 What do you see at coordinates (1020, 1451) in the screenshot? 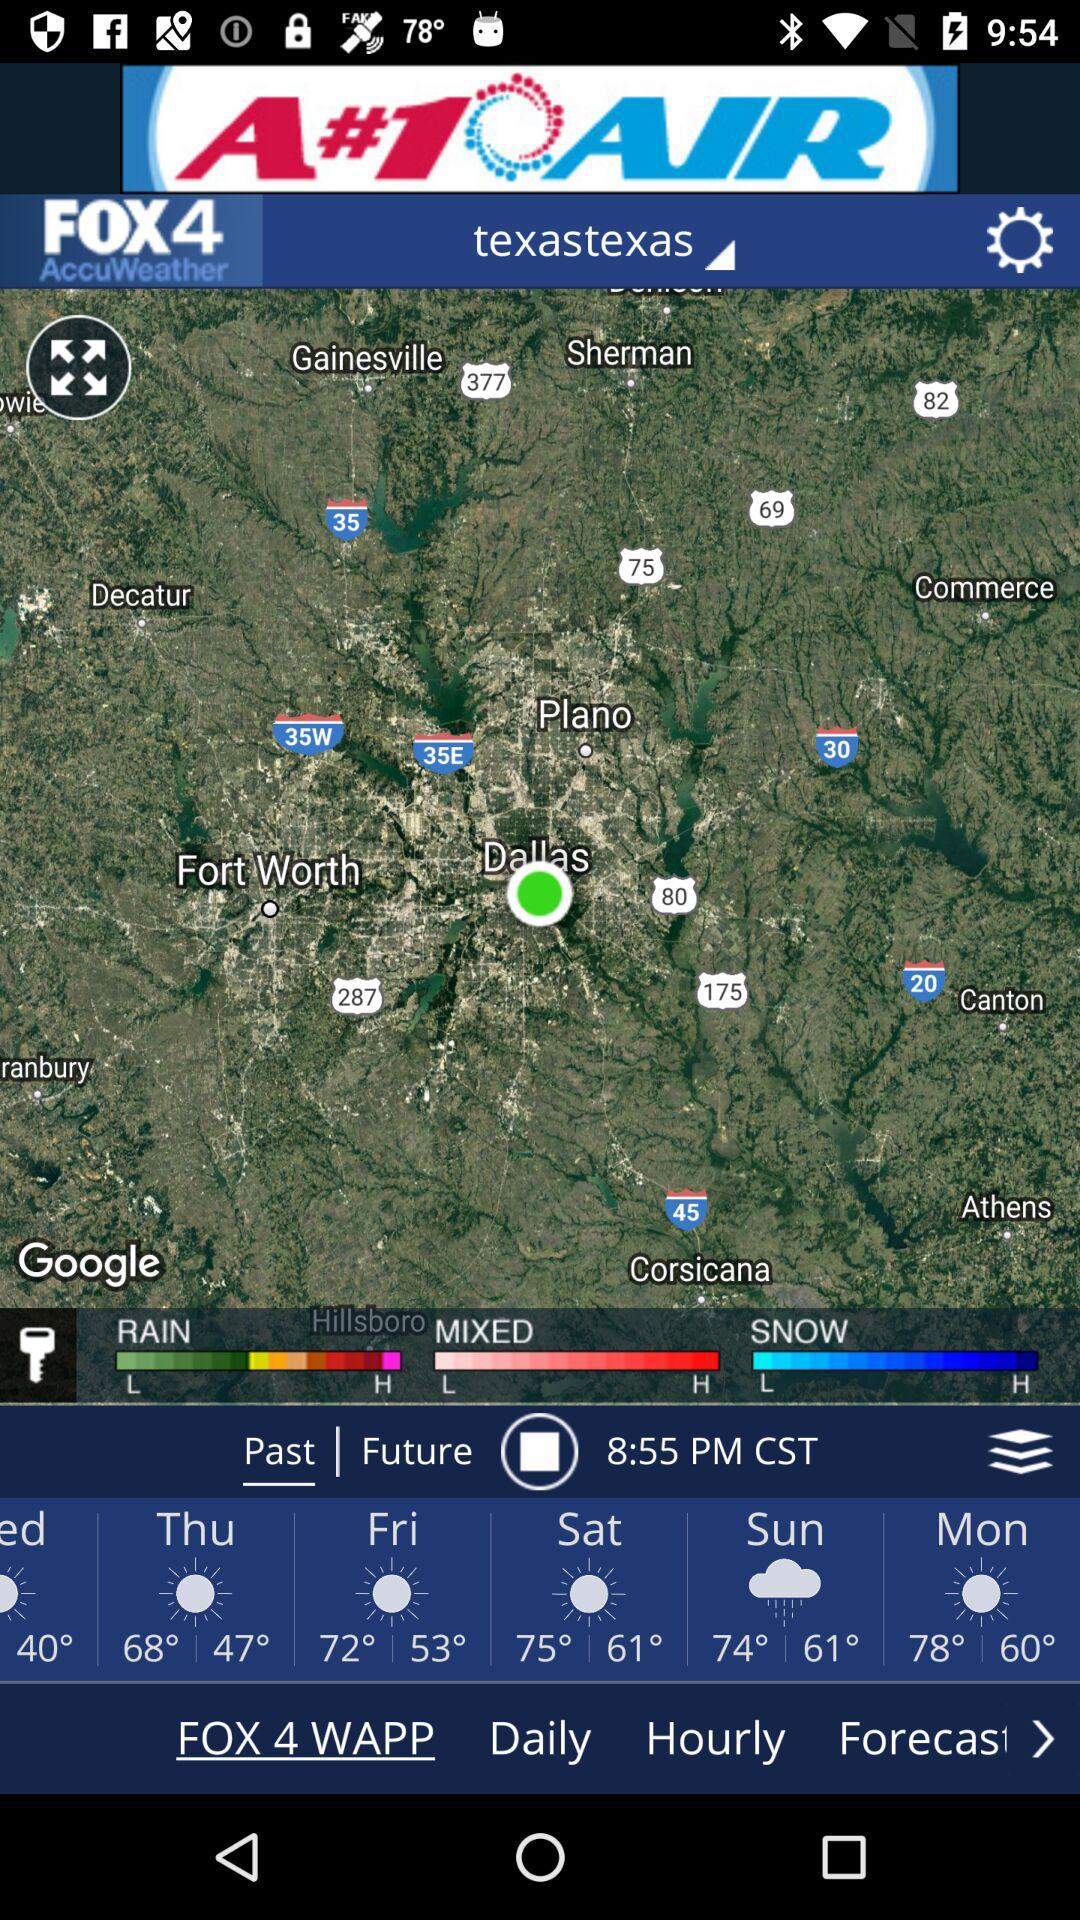
I see `the layers icon` at bounding box center [1020, 1451].